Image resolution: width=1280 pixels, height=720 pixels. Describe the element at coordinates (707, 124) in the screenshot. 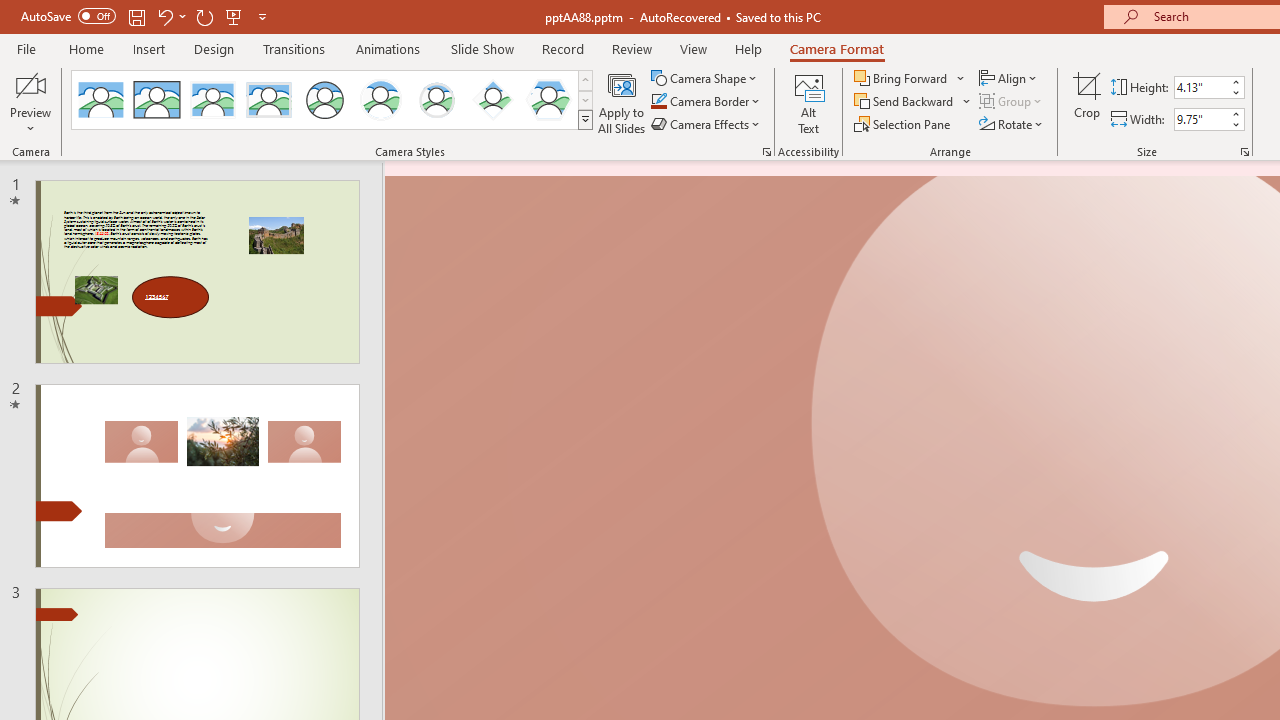

I see `'Camera Effects'` at that location.